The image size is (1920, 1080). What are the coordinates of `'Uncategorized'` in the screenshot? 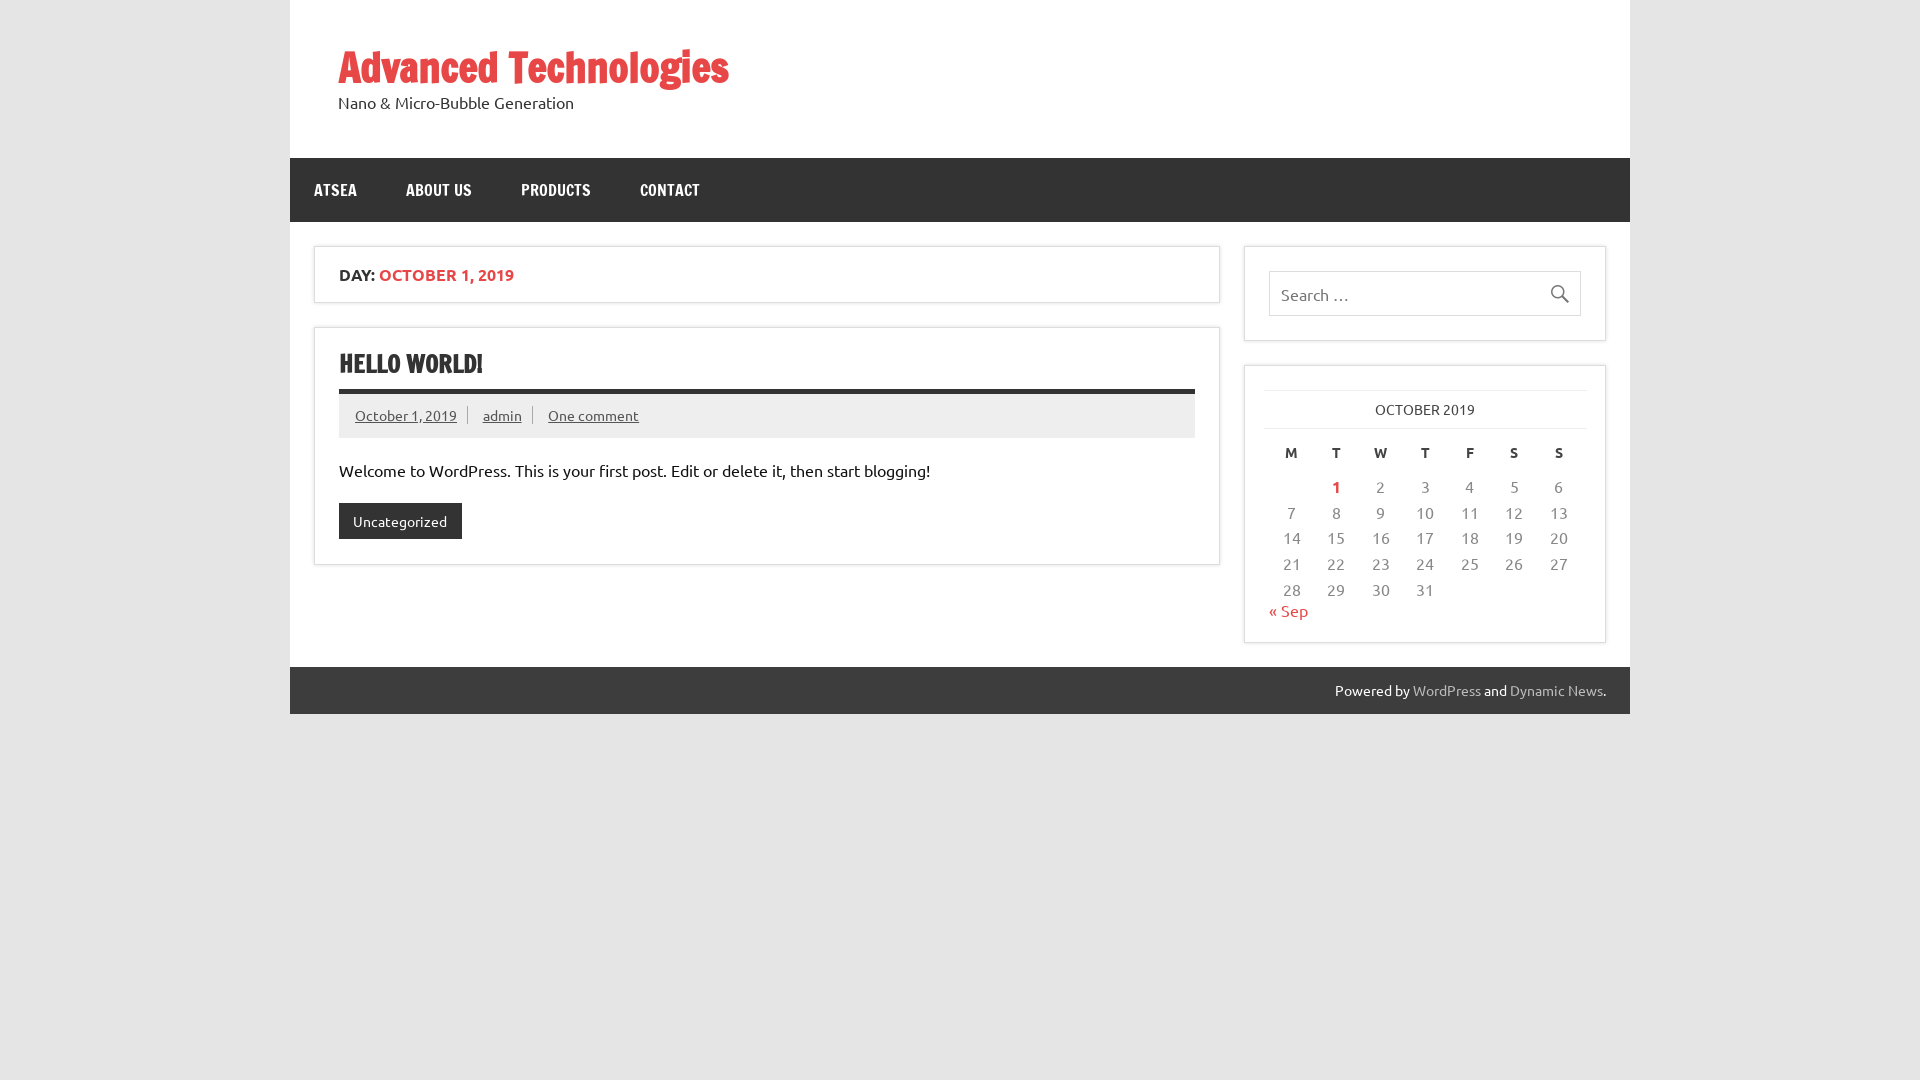 It's located at (400, 519).